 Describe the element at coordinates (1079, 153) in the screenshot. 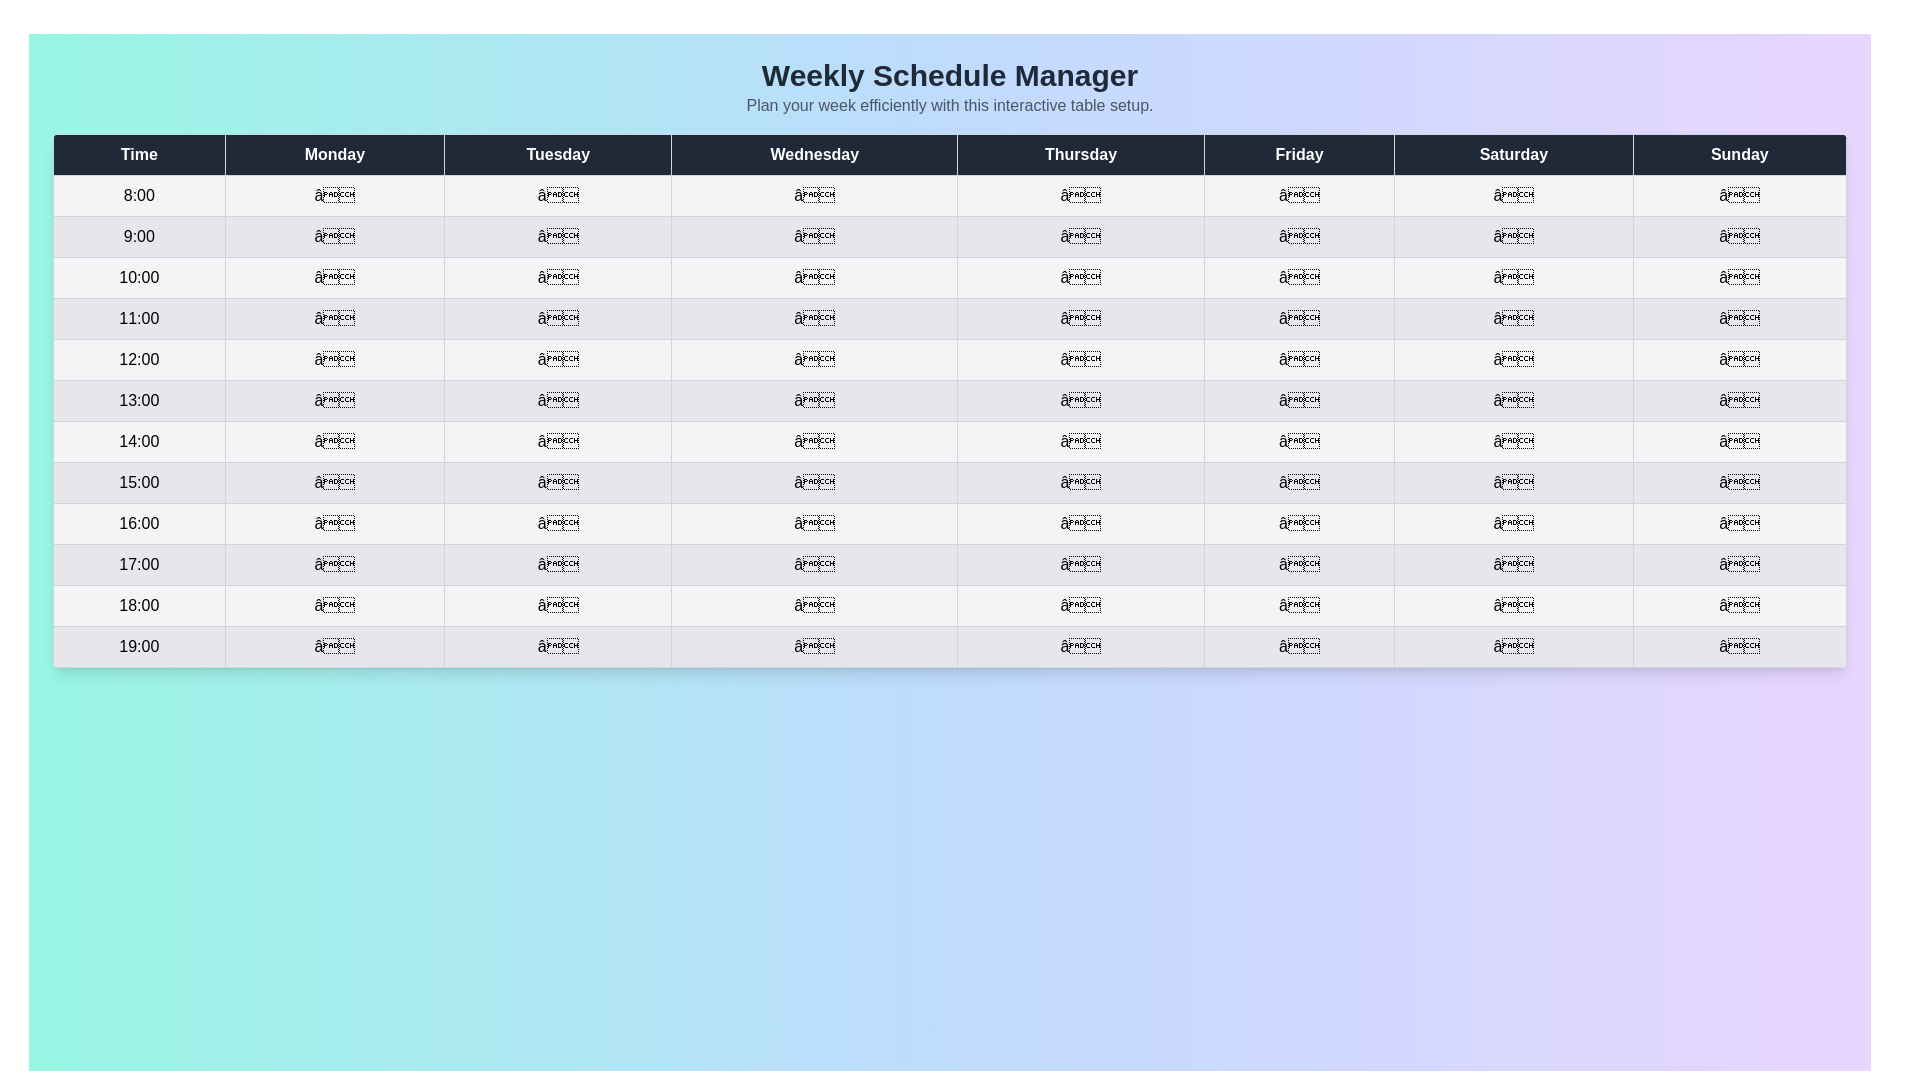

I see `the header of the column labeled Thursday to sort it` at that location.